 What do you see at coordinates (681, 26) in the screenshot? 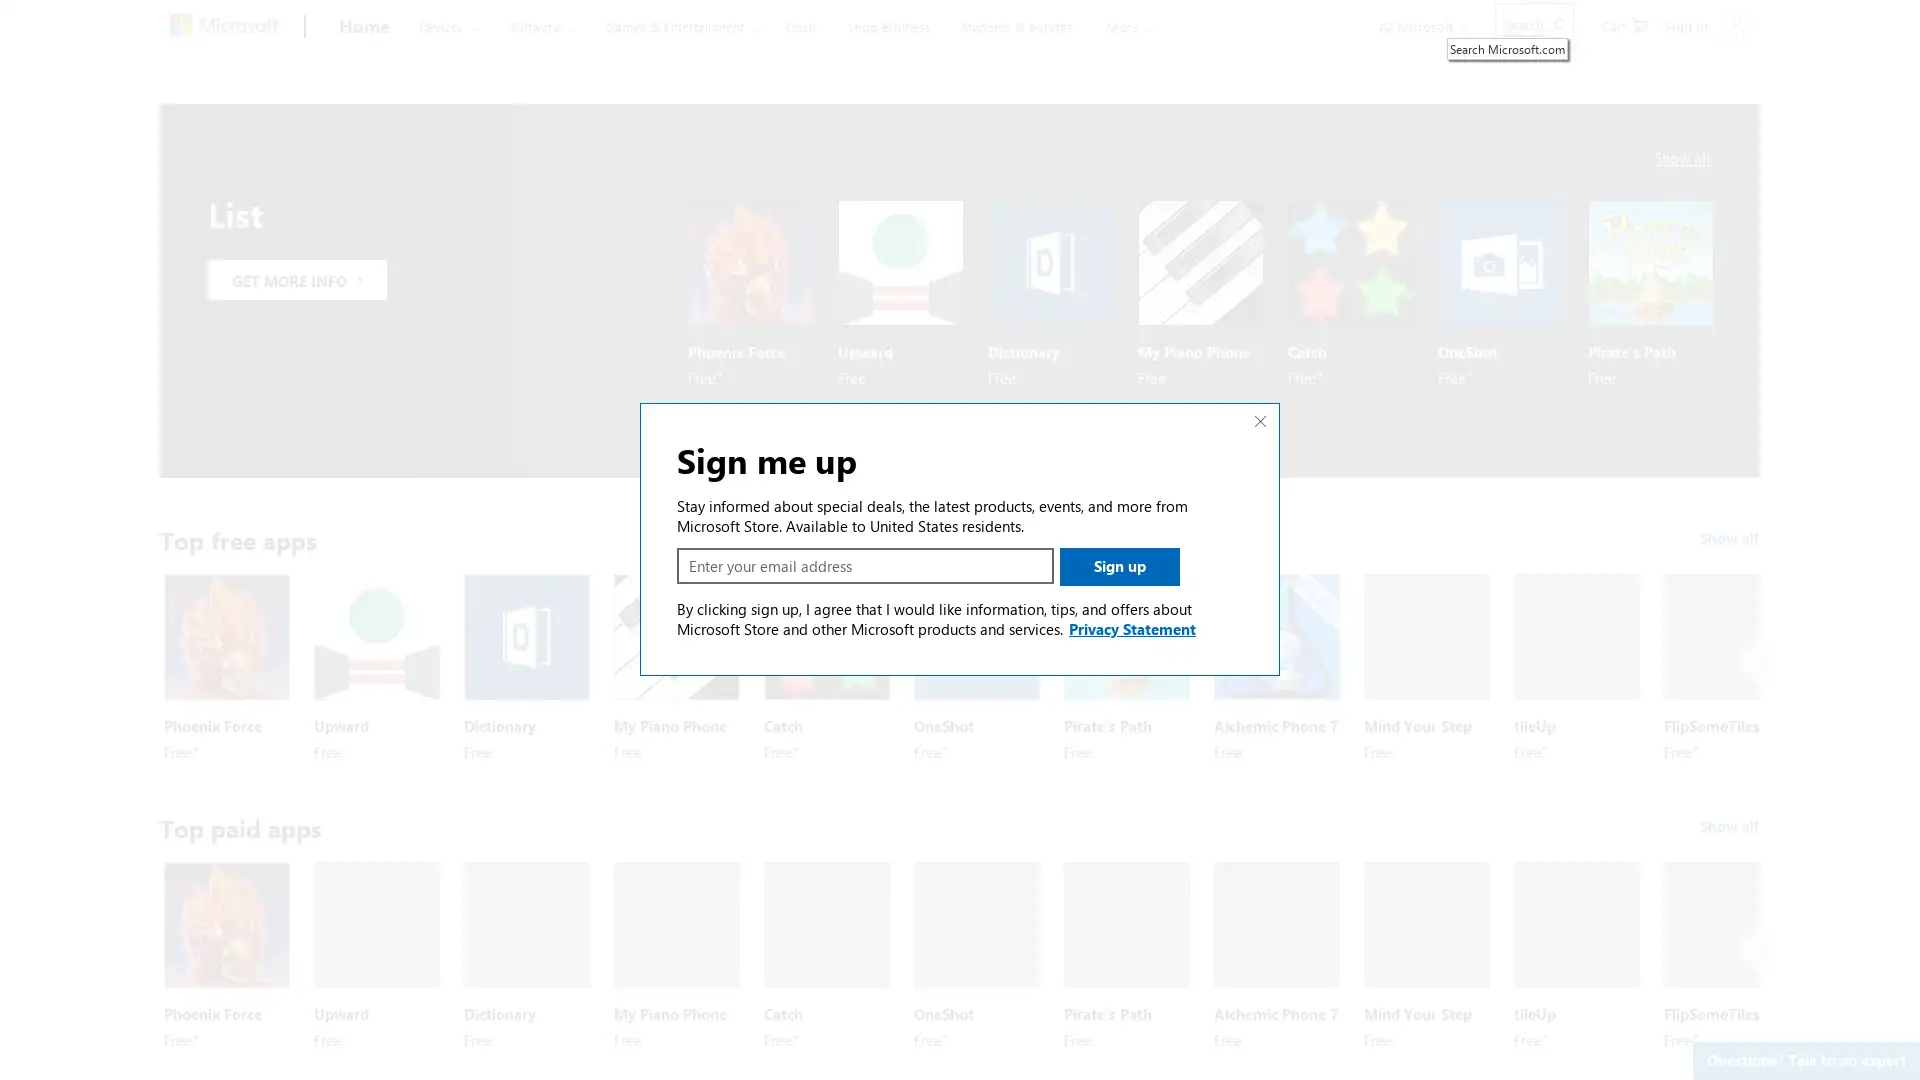
I see `Games & Entertainment` at bounding box center [681, 26].